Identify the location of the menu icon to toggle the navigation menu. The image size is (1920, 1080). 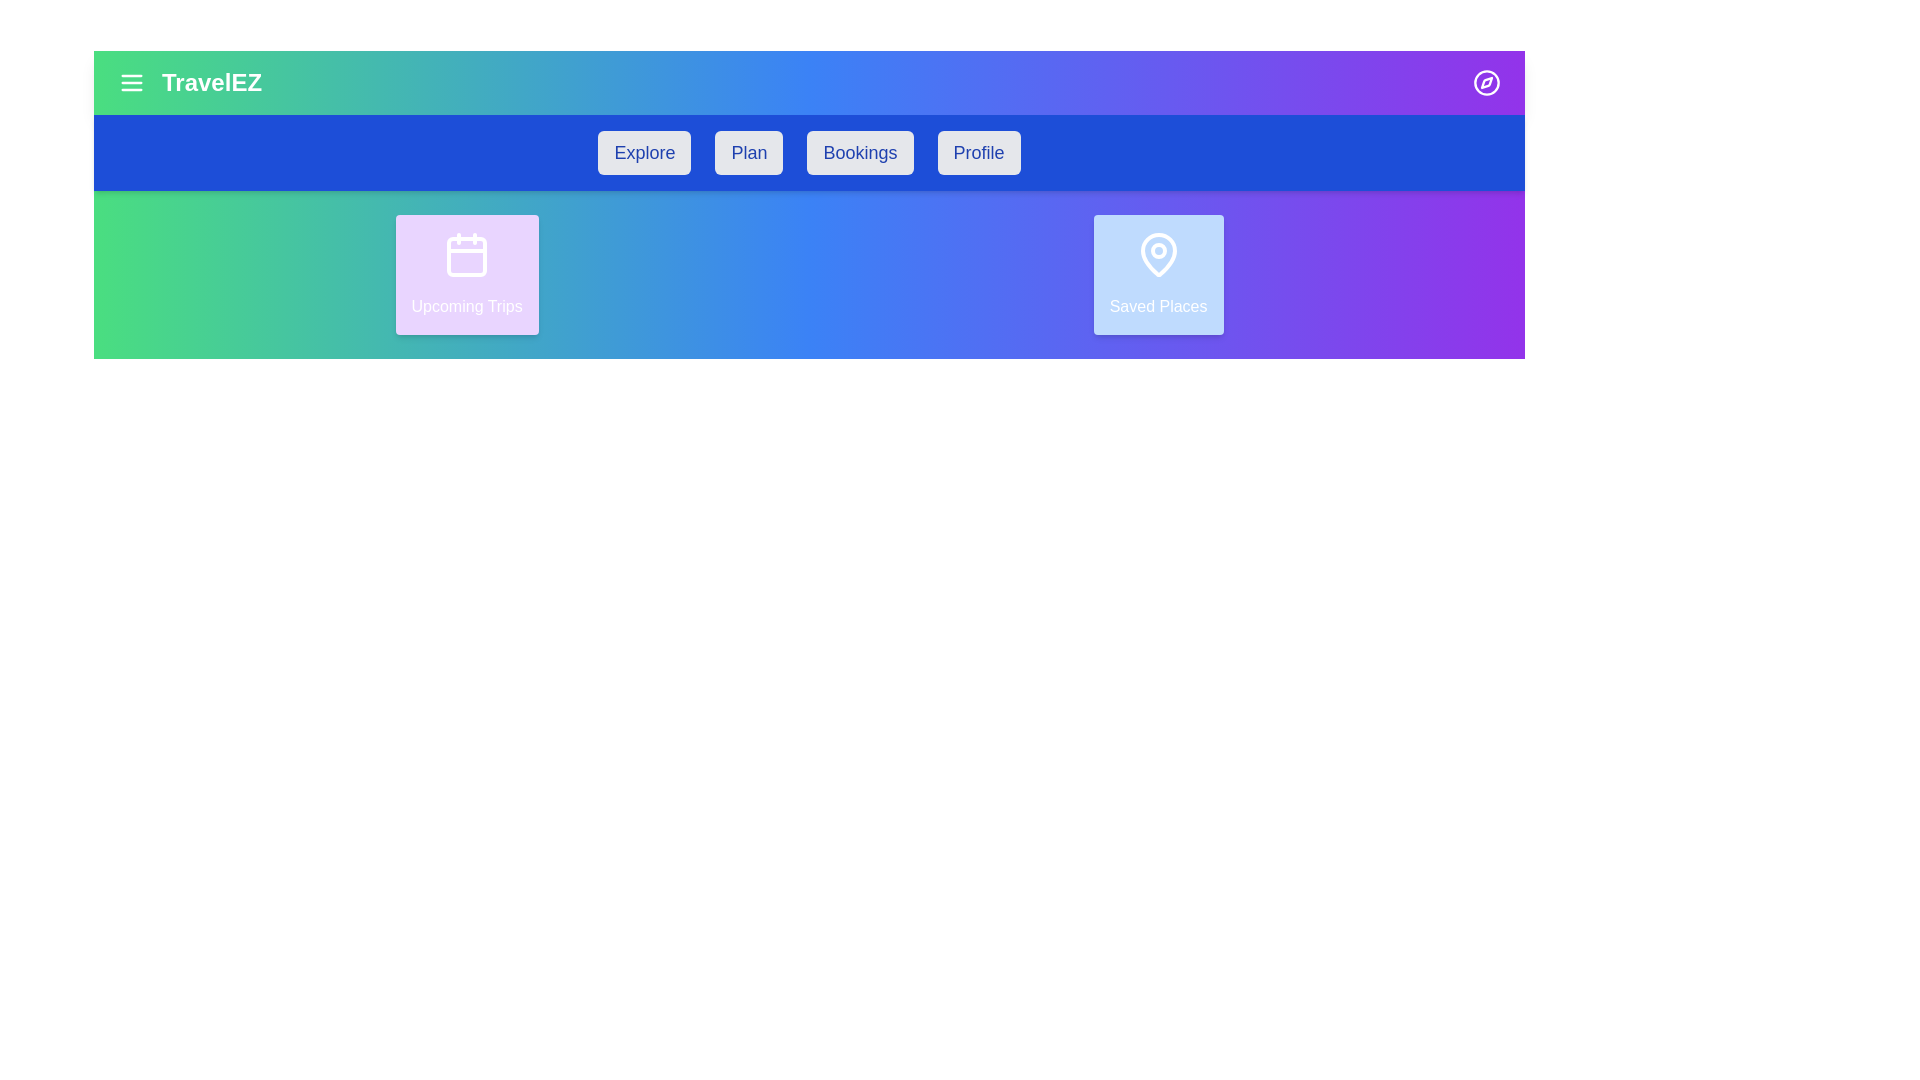
(131, 82).